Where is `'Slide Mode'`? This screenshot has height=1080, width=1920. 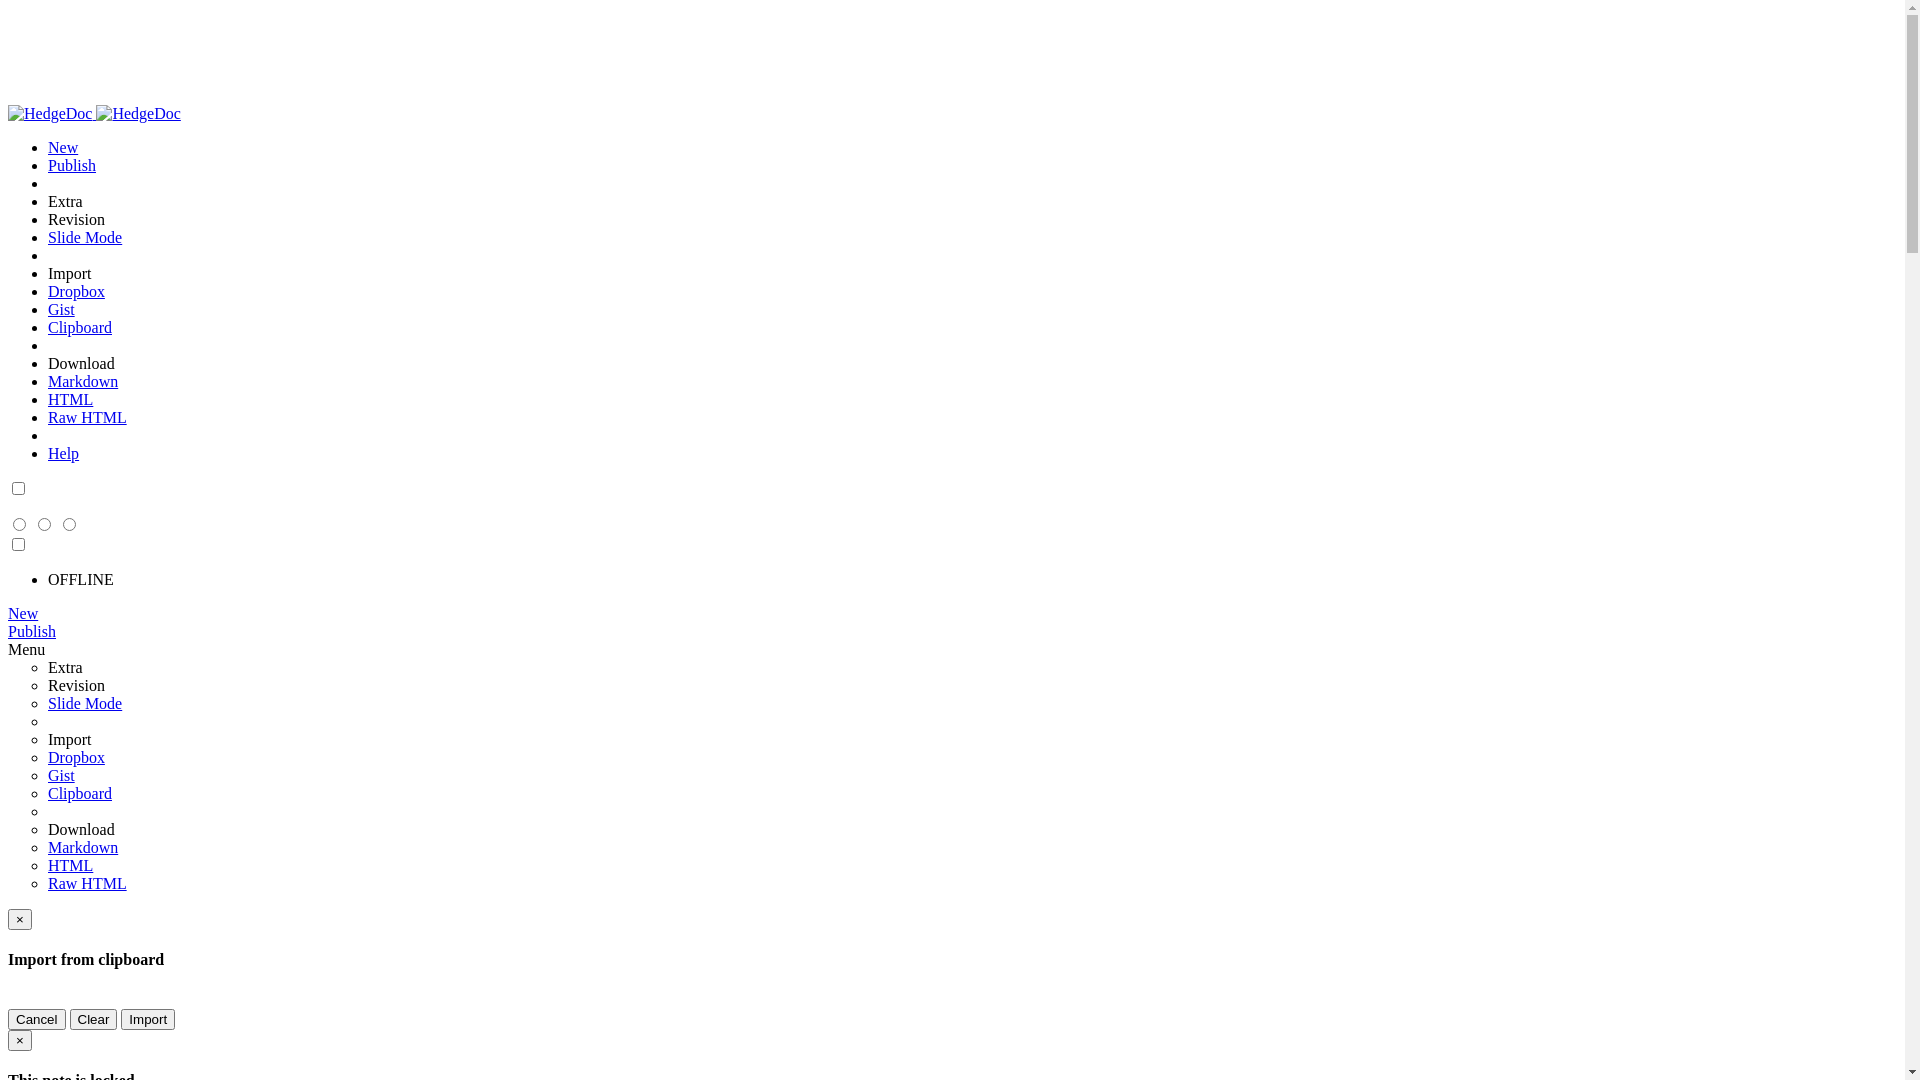
'Slide Mode' is located at coordinates (84, 236).